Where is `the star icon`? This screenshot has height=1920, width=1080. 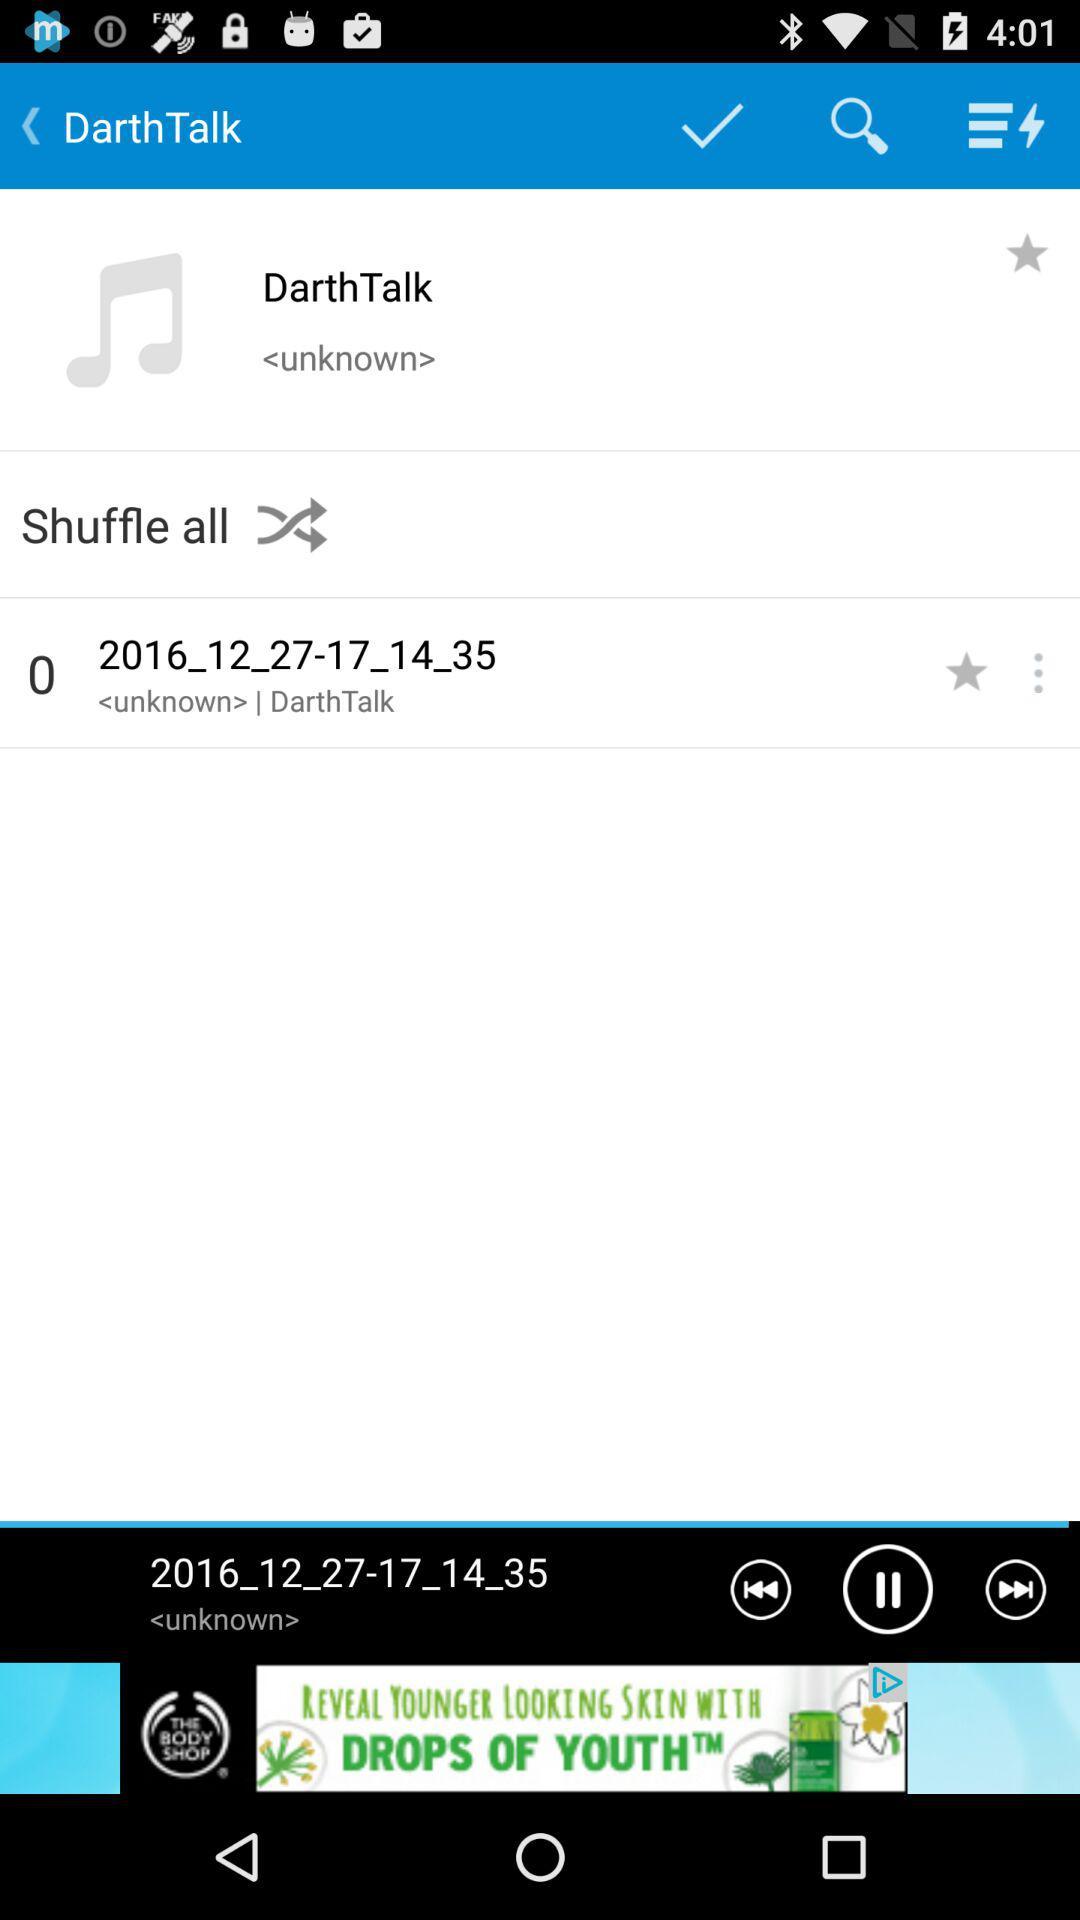
the star icon is located at coordinates (1027, 268).